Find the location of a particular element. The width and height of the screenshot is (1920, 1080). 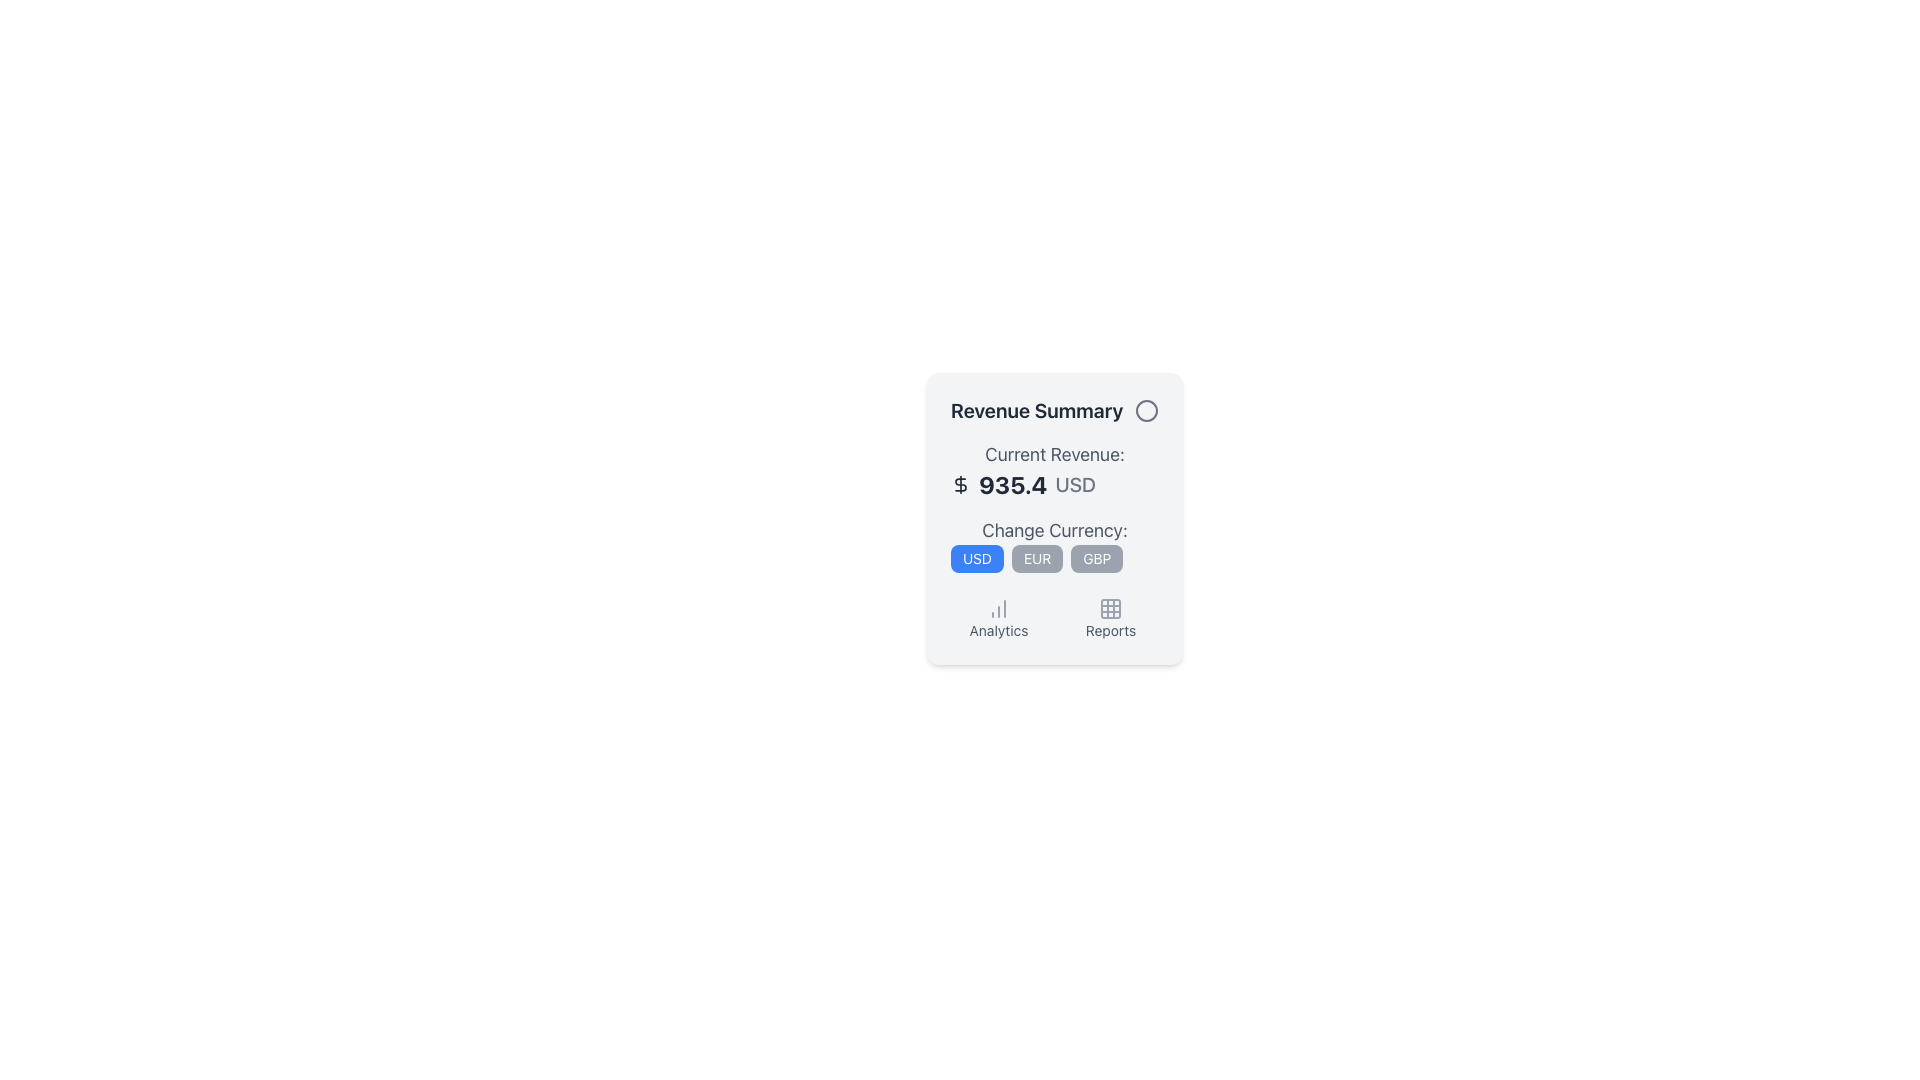

the 'Analytics' icon located in the top-left corner of the grid section under the 'Revenue Summary' title is located at coordinates (998, 608).